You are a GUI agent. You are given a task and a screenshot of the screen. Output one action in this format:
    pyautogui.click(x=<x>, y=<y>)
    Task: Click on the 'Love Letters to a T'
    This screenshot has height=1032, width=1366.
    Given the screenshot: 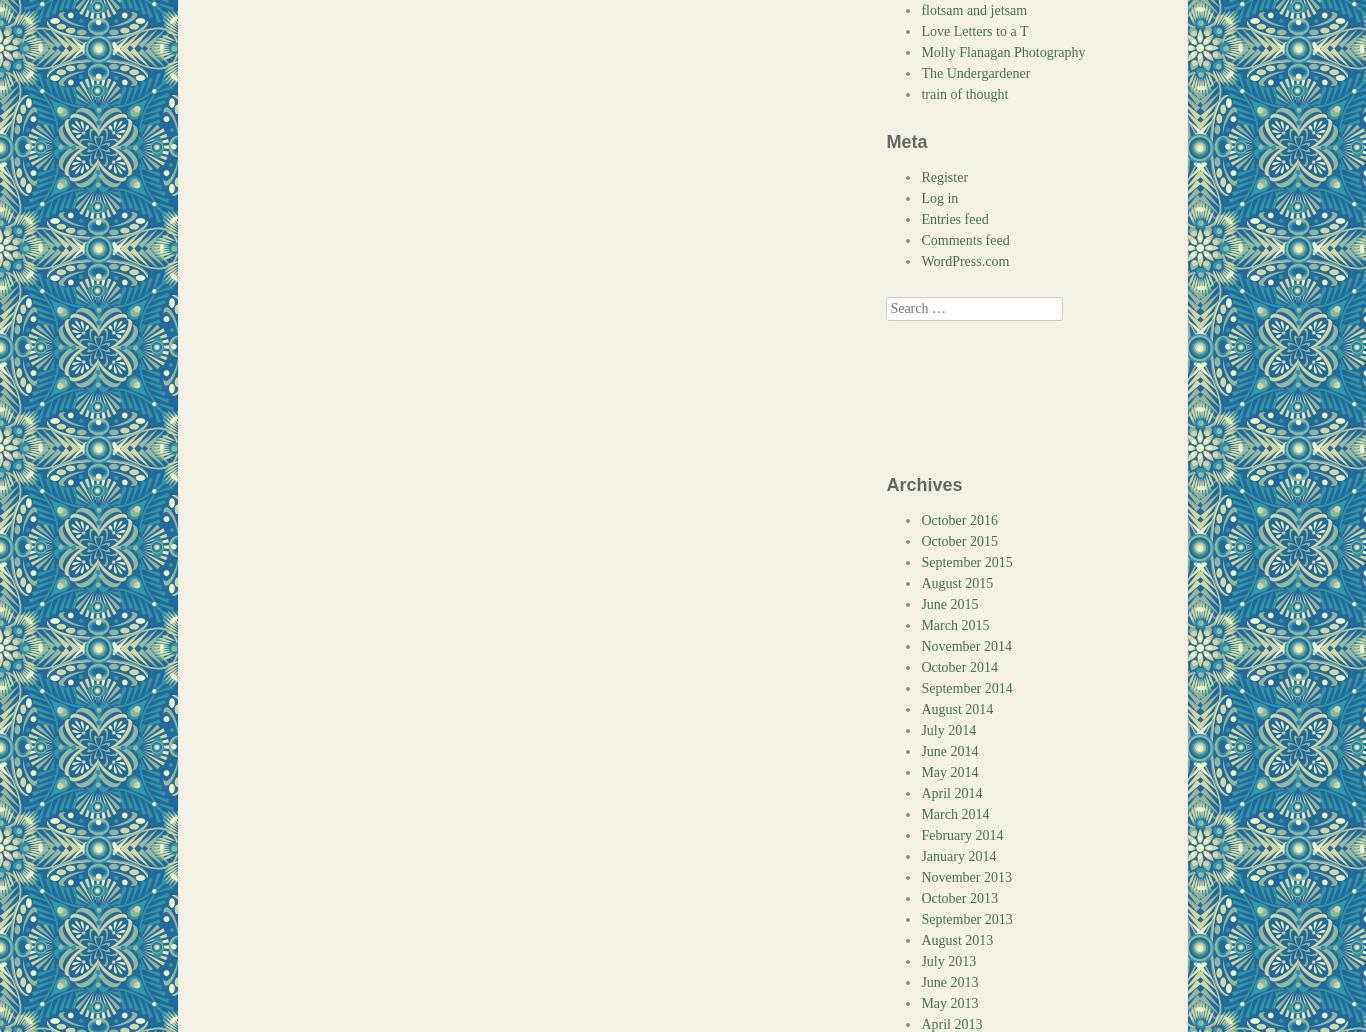 What is the action you would take?
    pyautogui.click(x=974, y=31)
    